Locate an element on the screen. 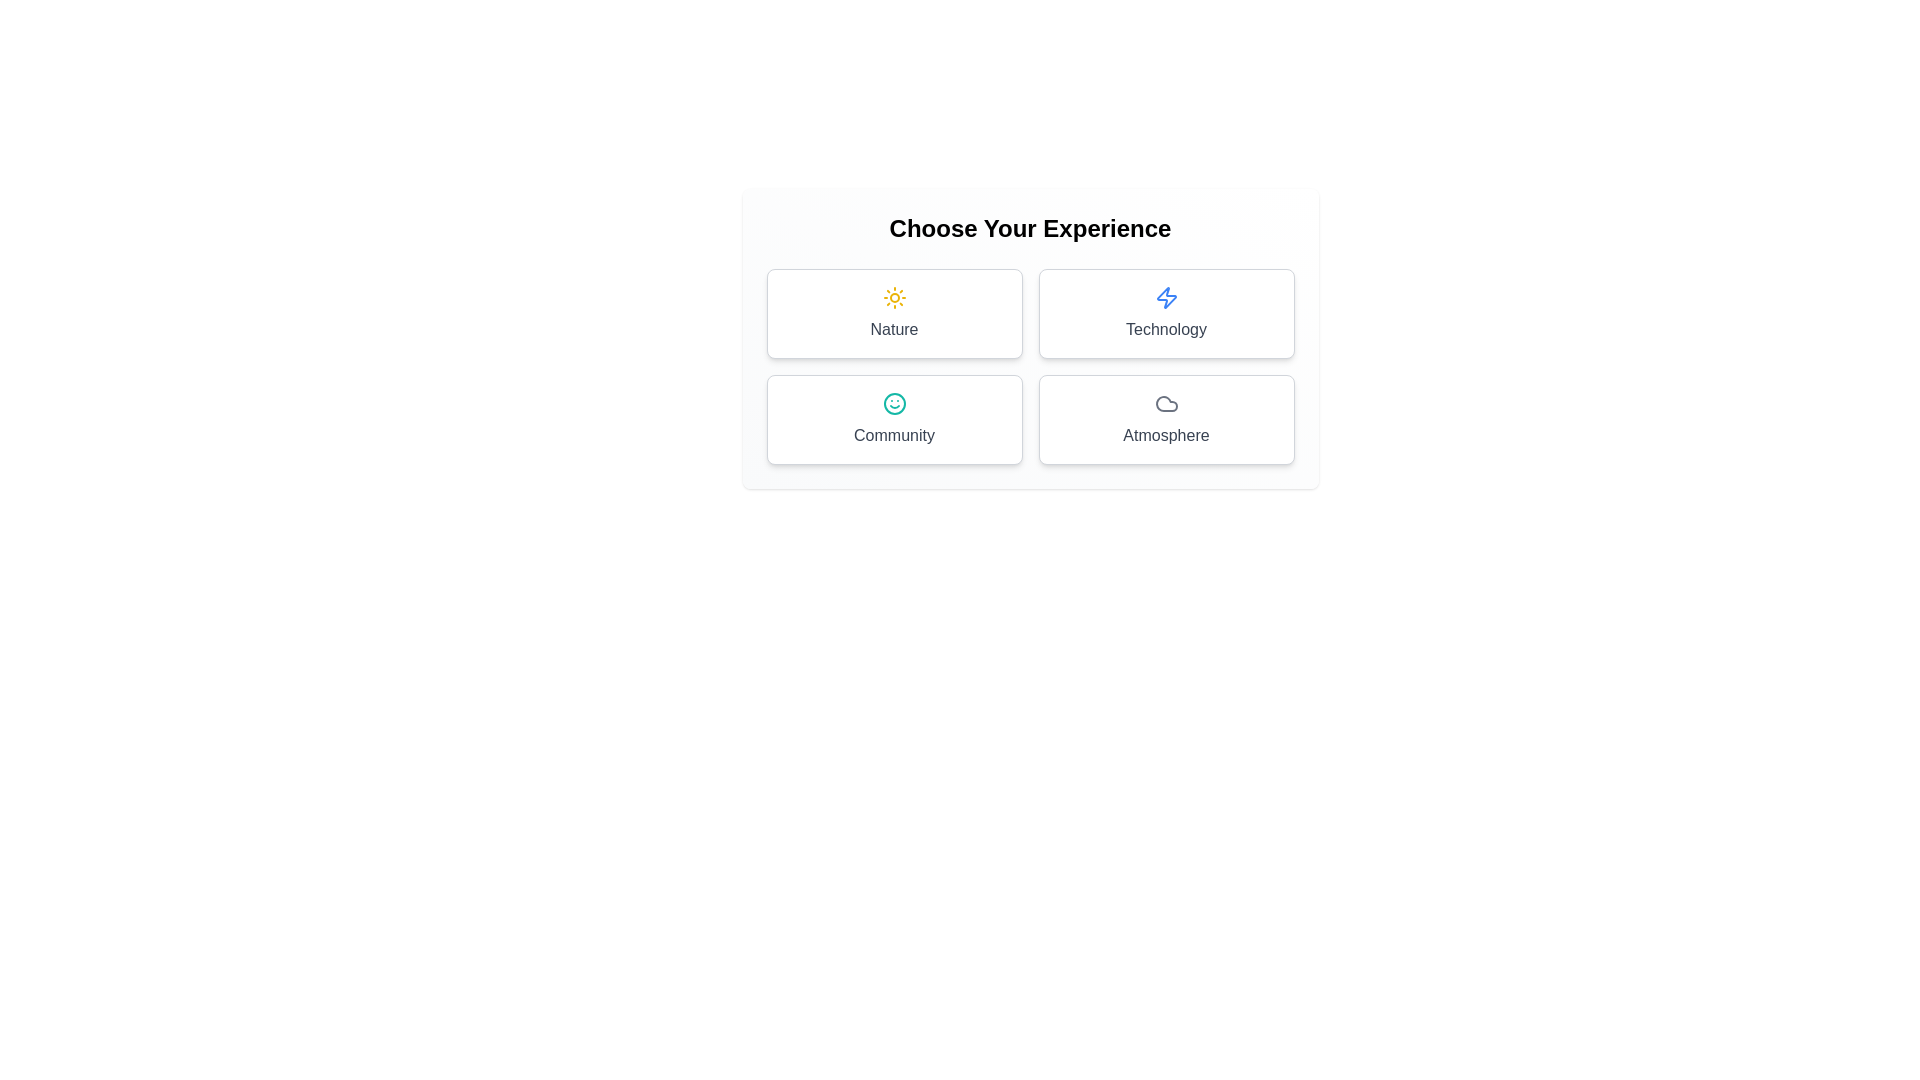  the button representing the theme Community is located at coordinates (893, 419).